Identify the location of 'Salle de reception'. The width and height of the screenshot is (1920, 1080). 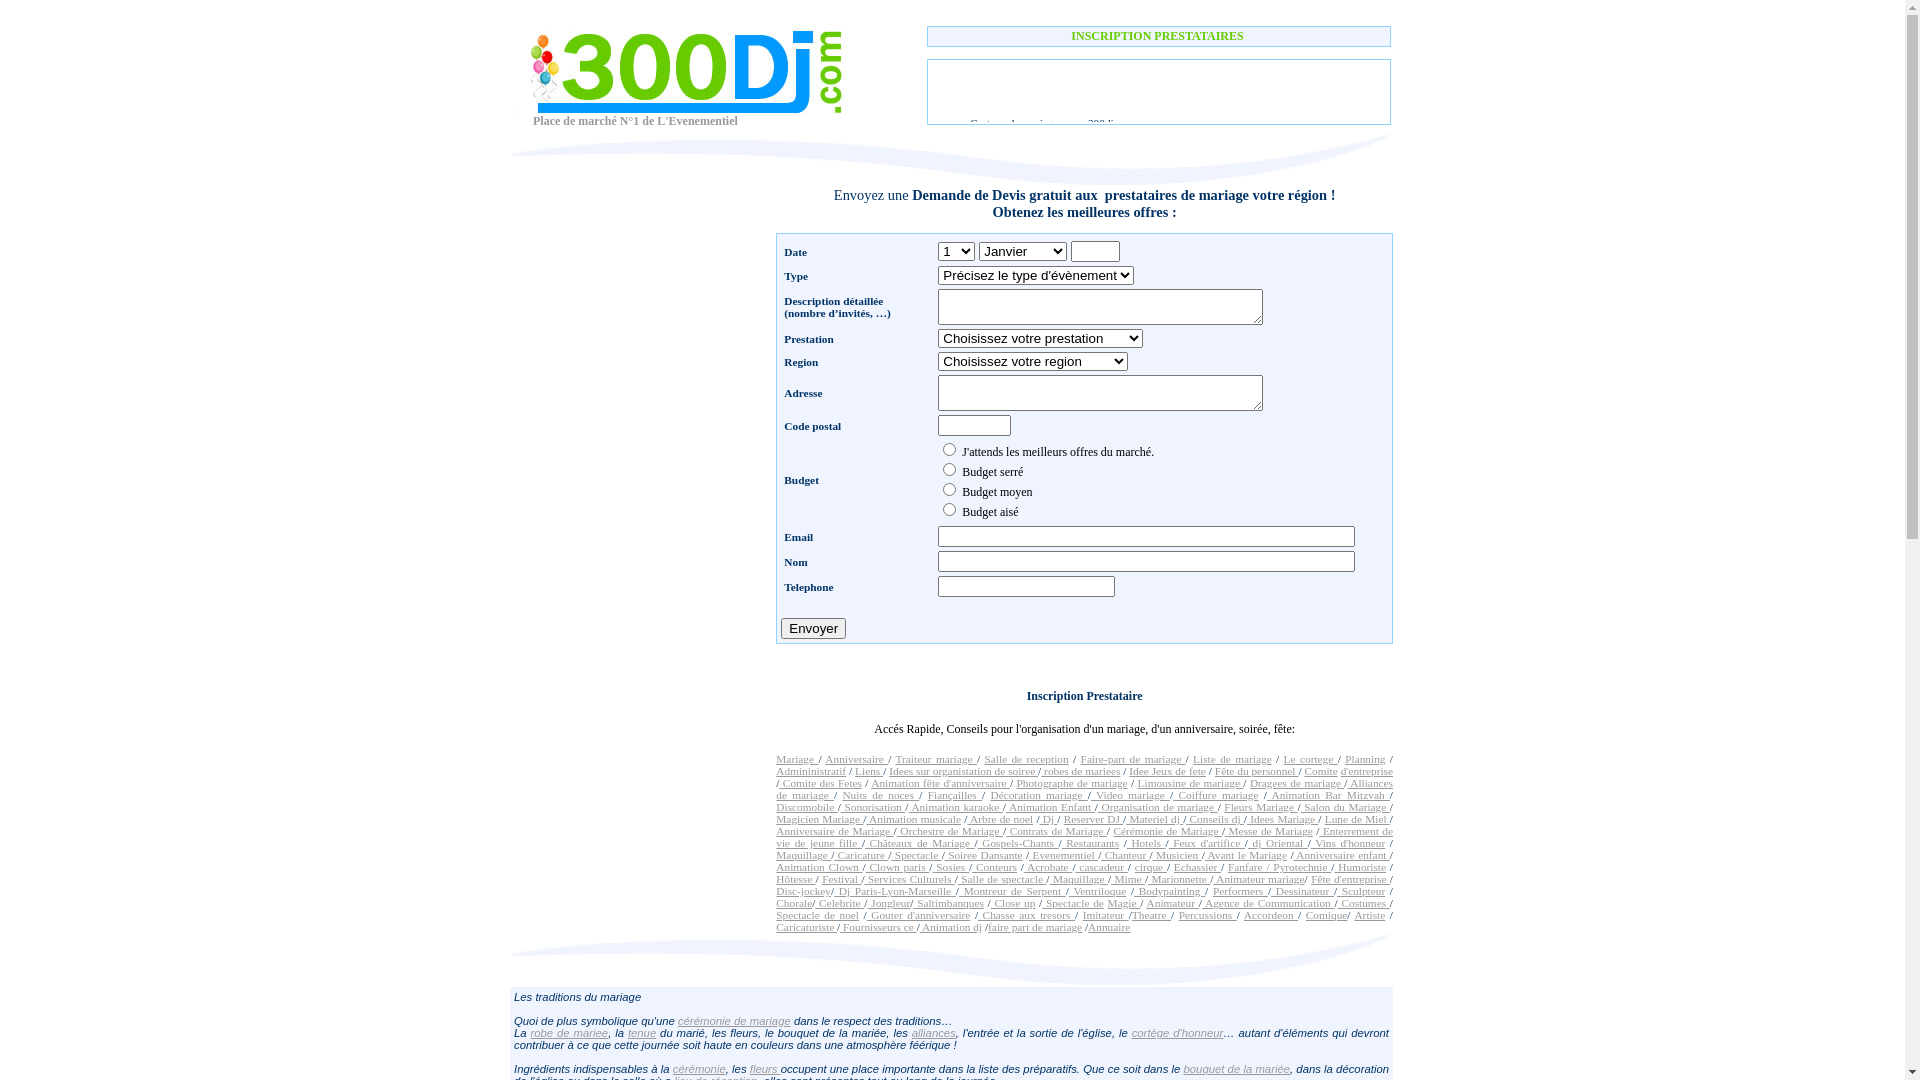
(1026, 759).